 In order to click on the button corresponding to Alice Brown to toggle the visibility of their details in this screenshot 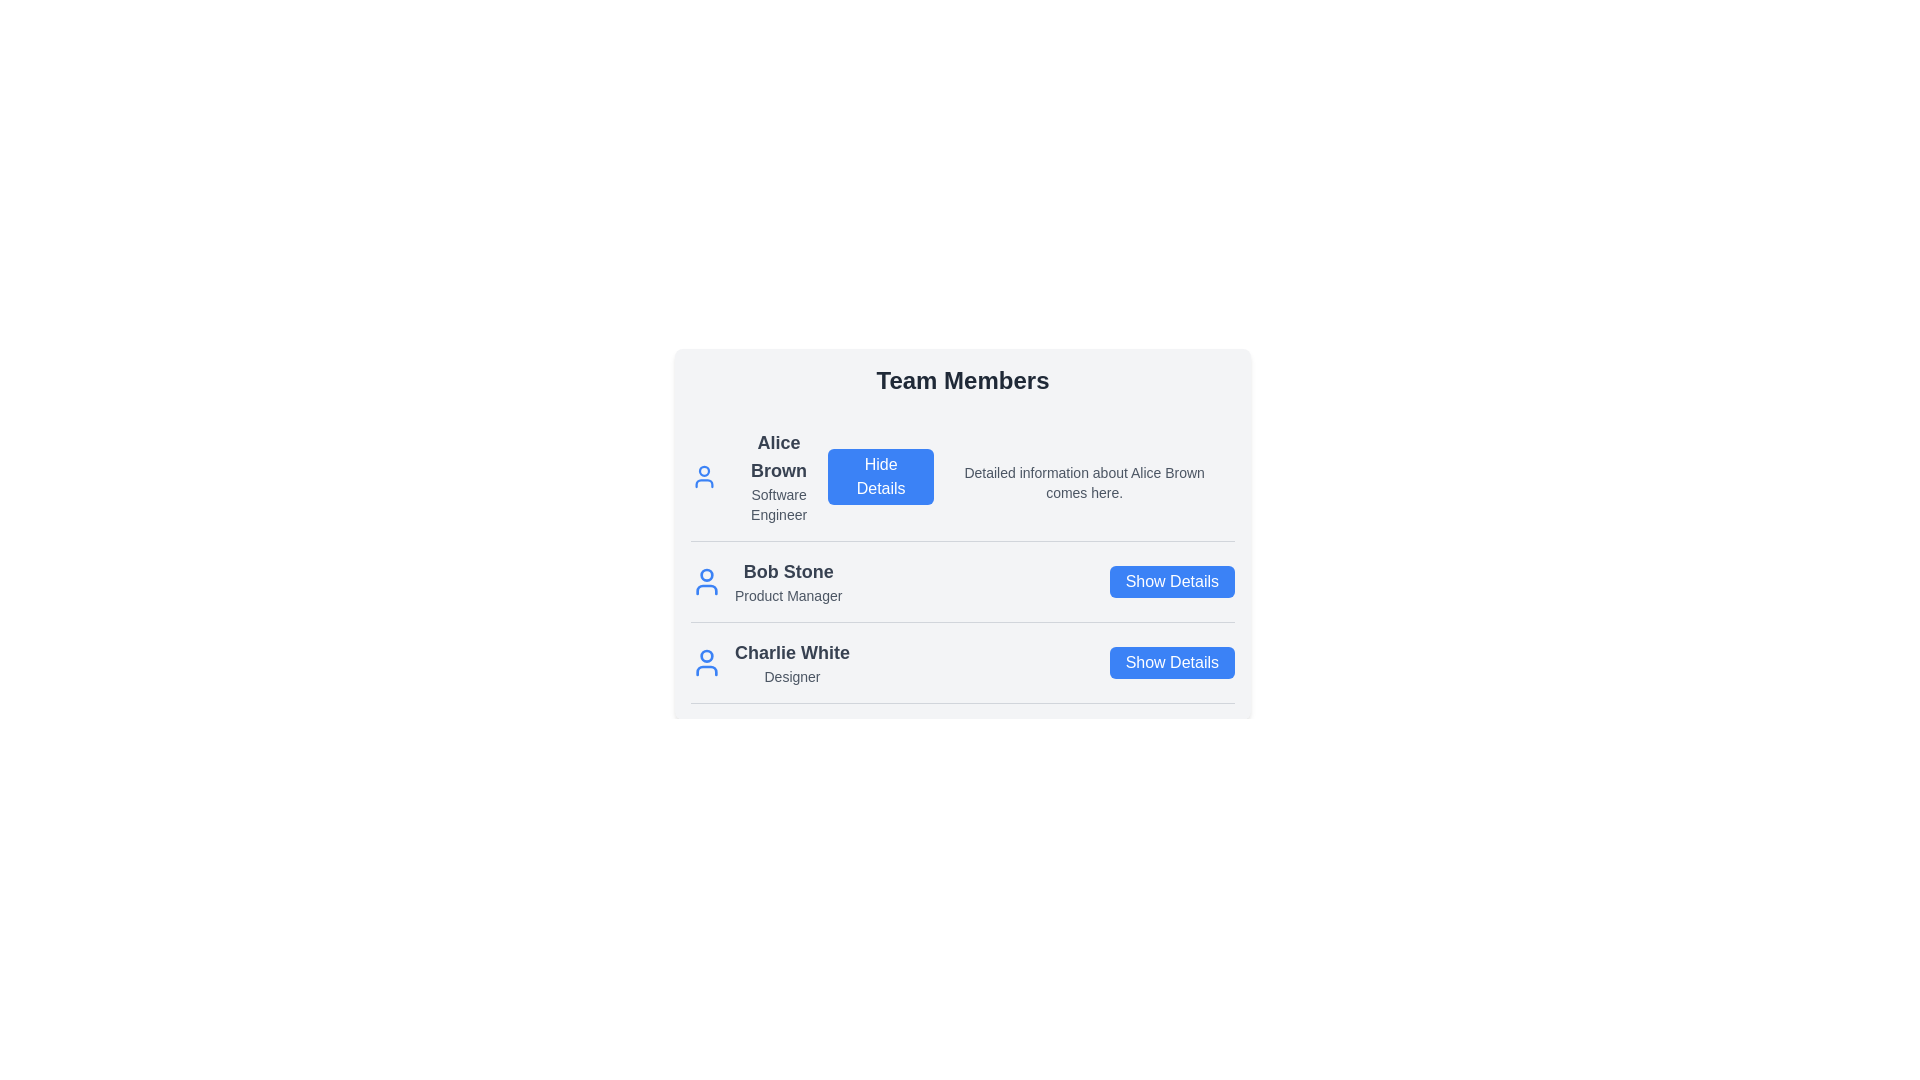, I will do `click(880, 477)`.